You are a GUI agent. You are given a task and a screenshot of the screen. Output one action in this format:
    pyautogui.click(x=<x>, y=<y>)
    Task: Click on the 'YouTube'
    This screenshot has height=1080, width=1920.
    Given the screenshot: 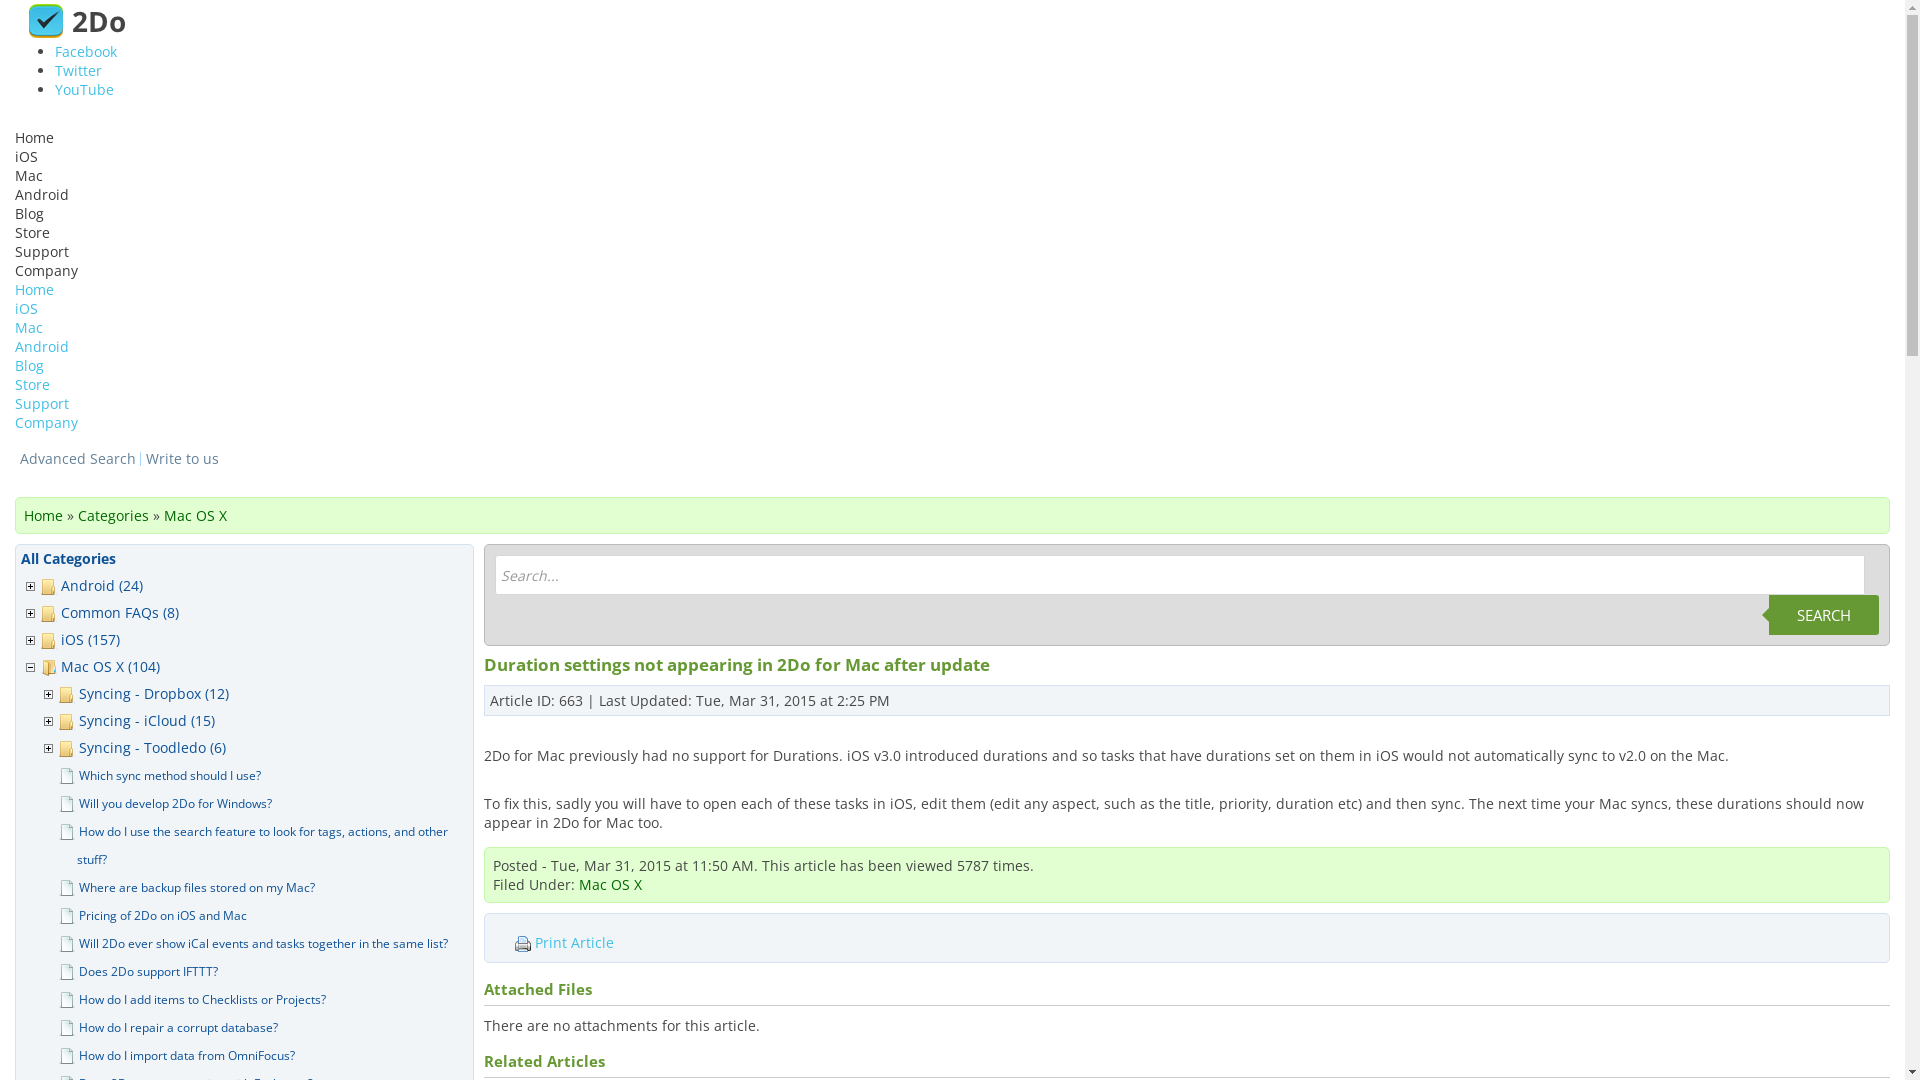 What is the action you would take?
    pyautogui.click(x=54, y=88)
    